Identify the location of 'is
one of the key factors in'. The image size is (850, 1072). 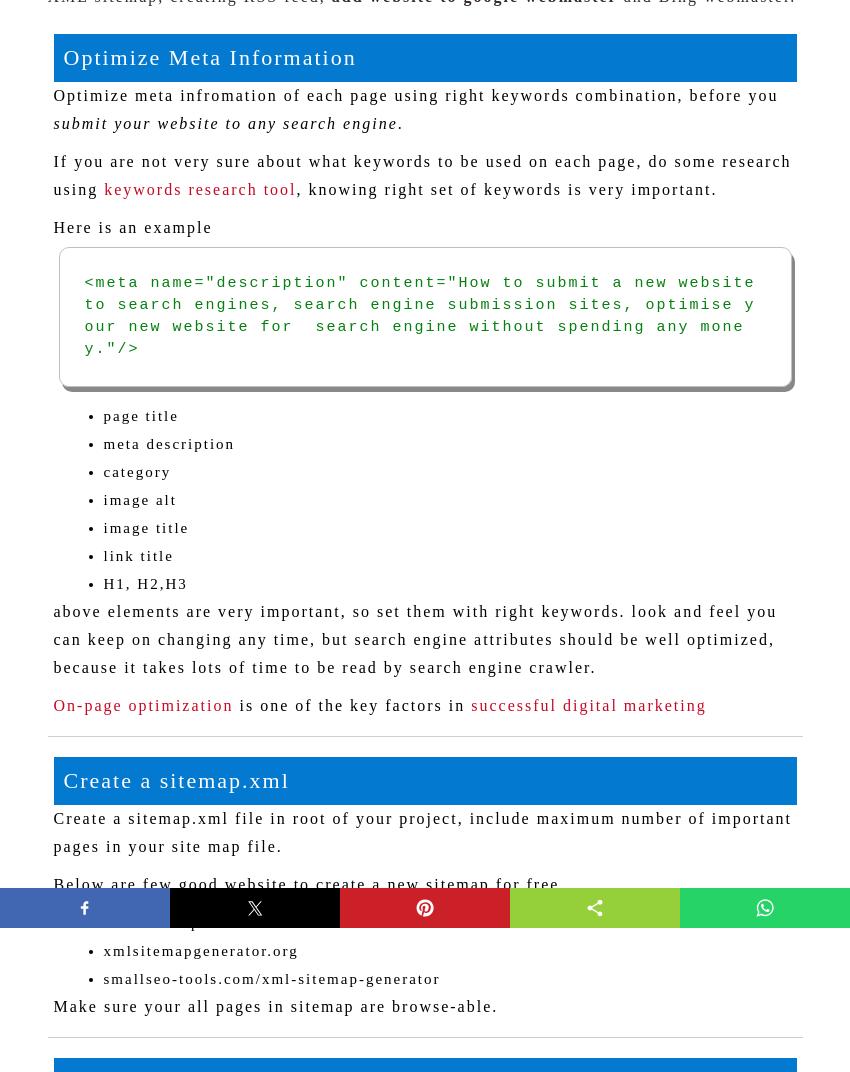
(350, 703).